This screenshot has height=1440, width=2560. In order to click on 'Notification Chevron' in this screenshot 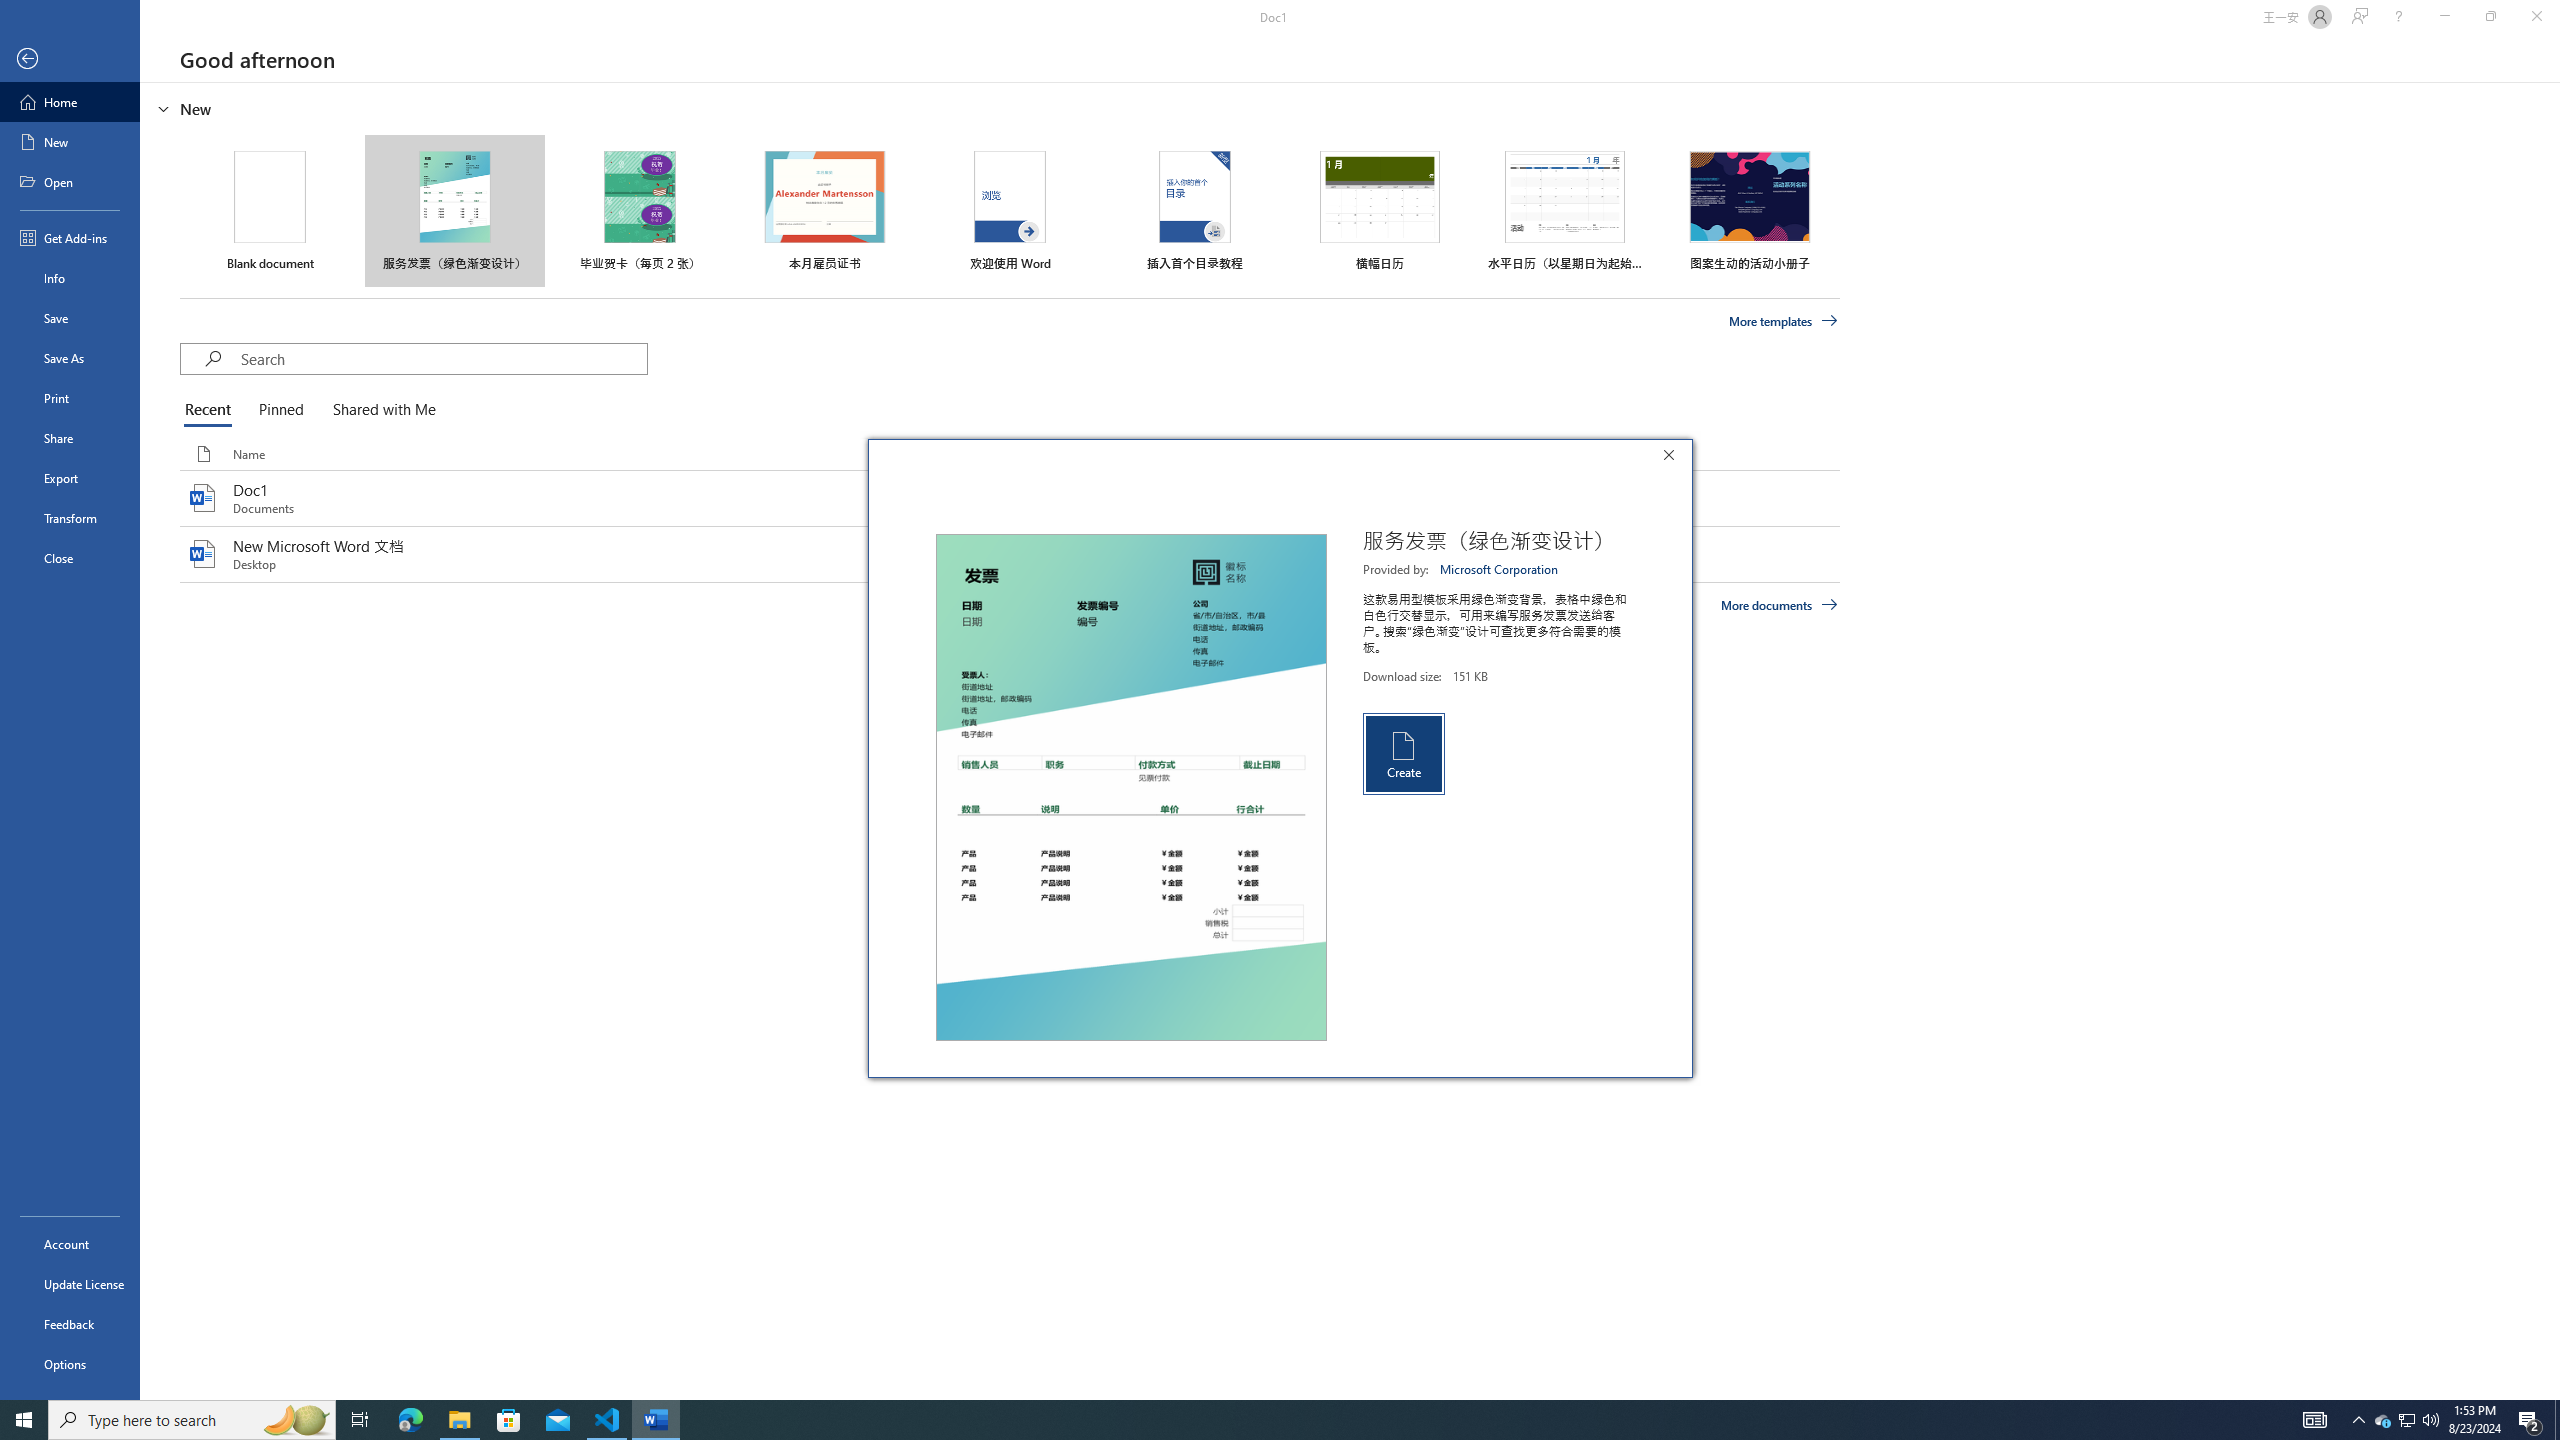, I will do `click(2359, 1418)`.